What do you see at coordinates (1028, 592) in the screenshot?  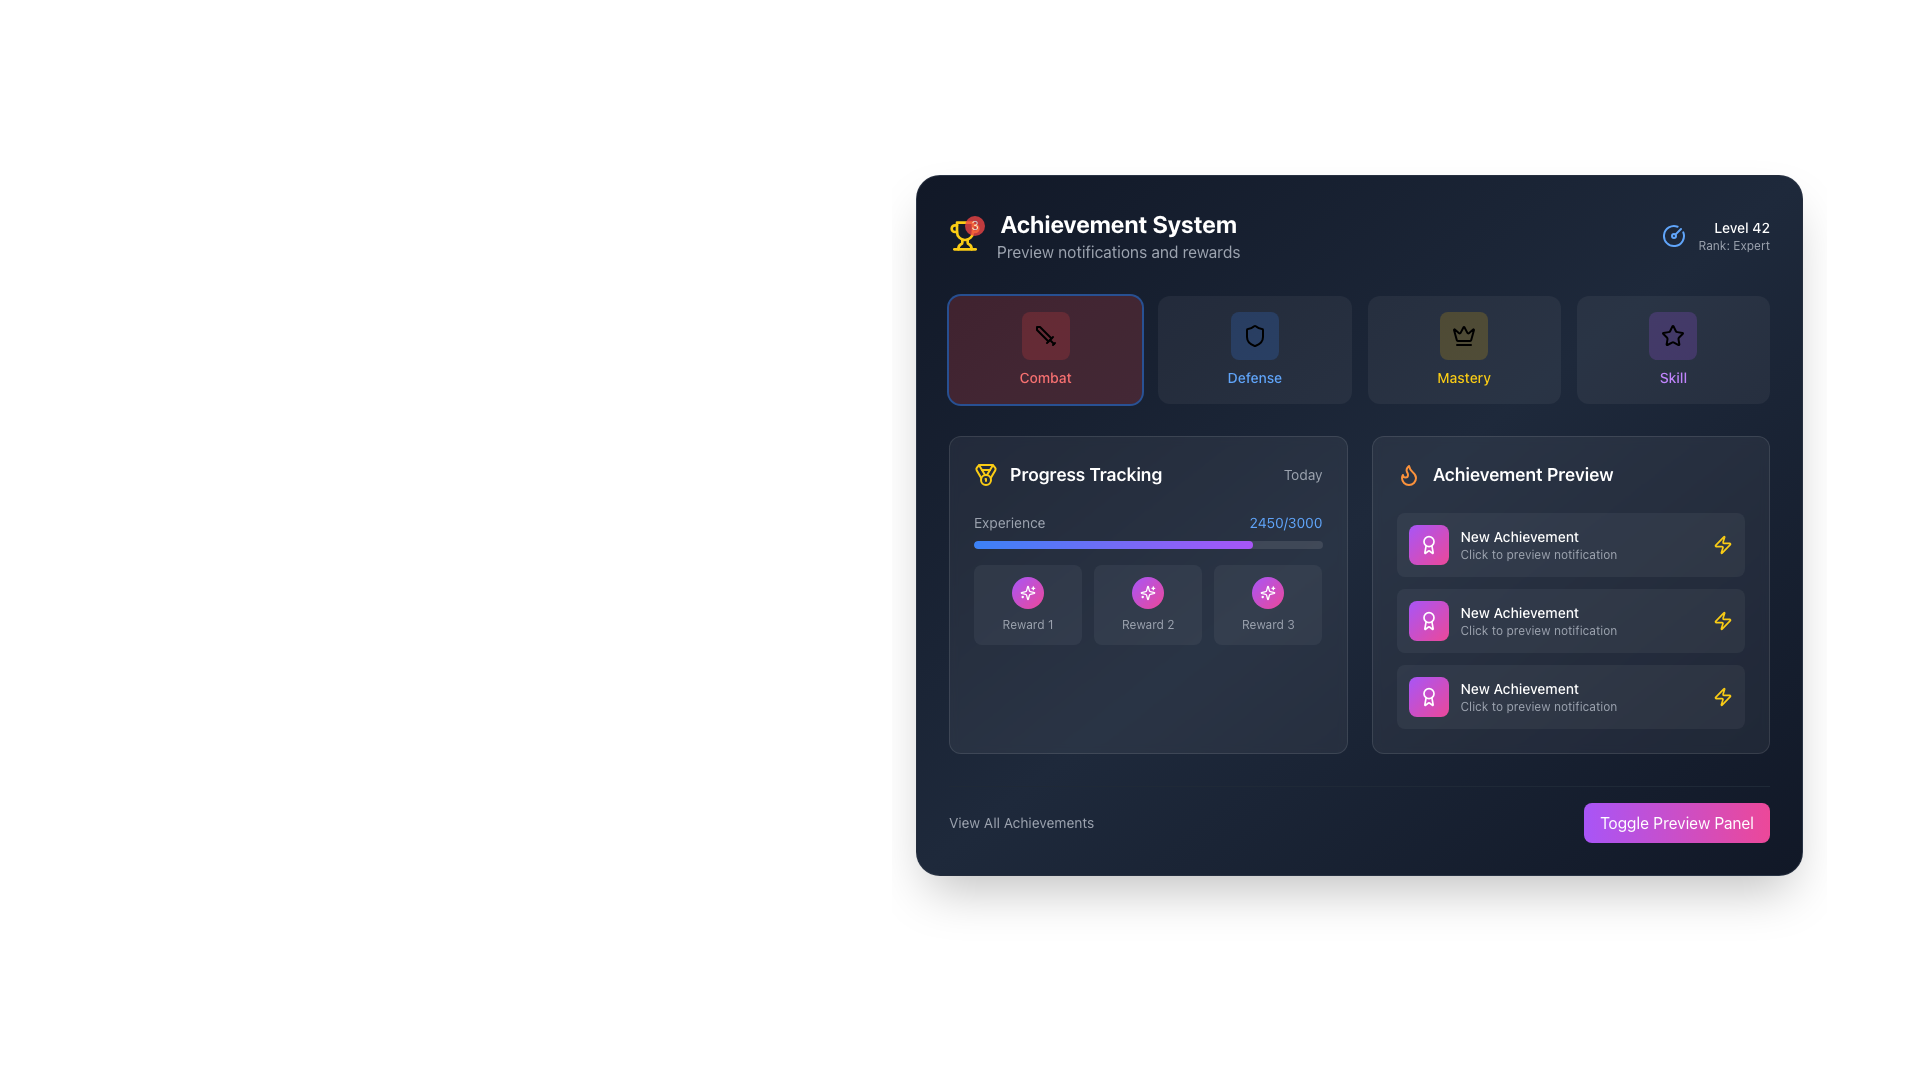 I see `the small circular decorative graphical element with a gradient from purple to pink and a white star-like icon at its center, located in the middle row of the 'Progress Tracking' section` at bounding box center [1028, 592].